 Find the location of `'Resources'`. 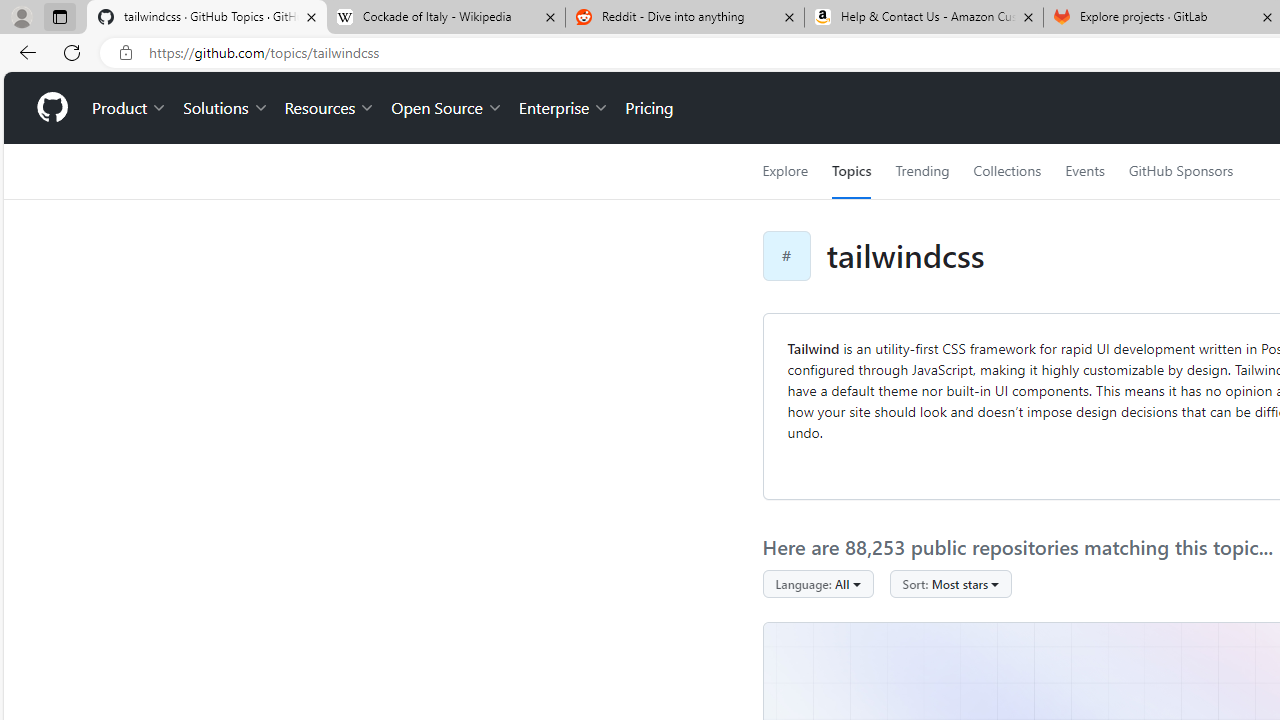

'Resources' is located at coordinates (330, 108).